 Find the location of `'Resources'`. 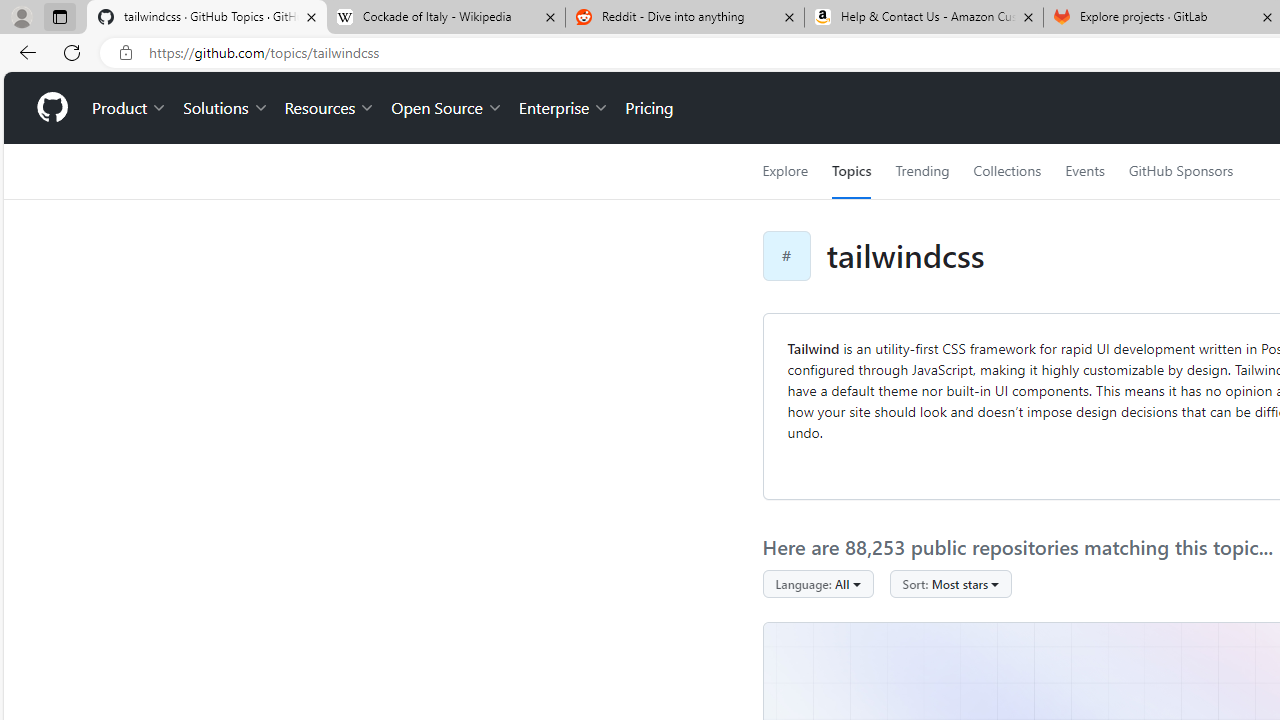

'Resources' is located at coordinates (330, 108).